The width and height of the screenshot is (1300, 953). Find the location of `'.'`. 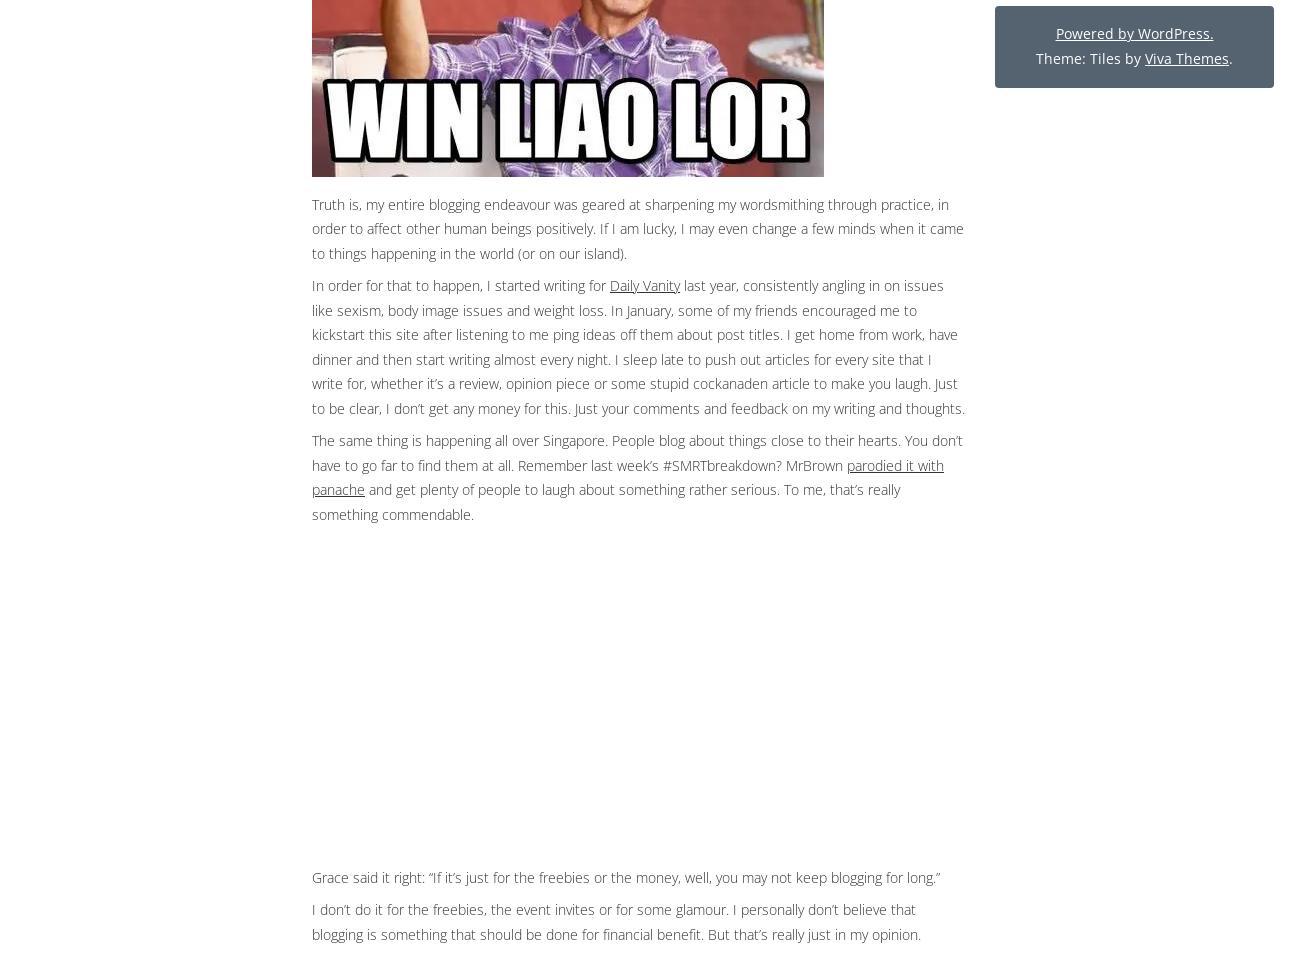

'.' is located at coordinates (1229, 56).